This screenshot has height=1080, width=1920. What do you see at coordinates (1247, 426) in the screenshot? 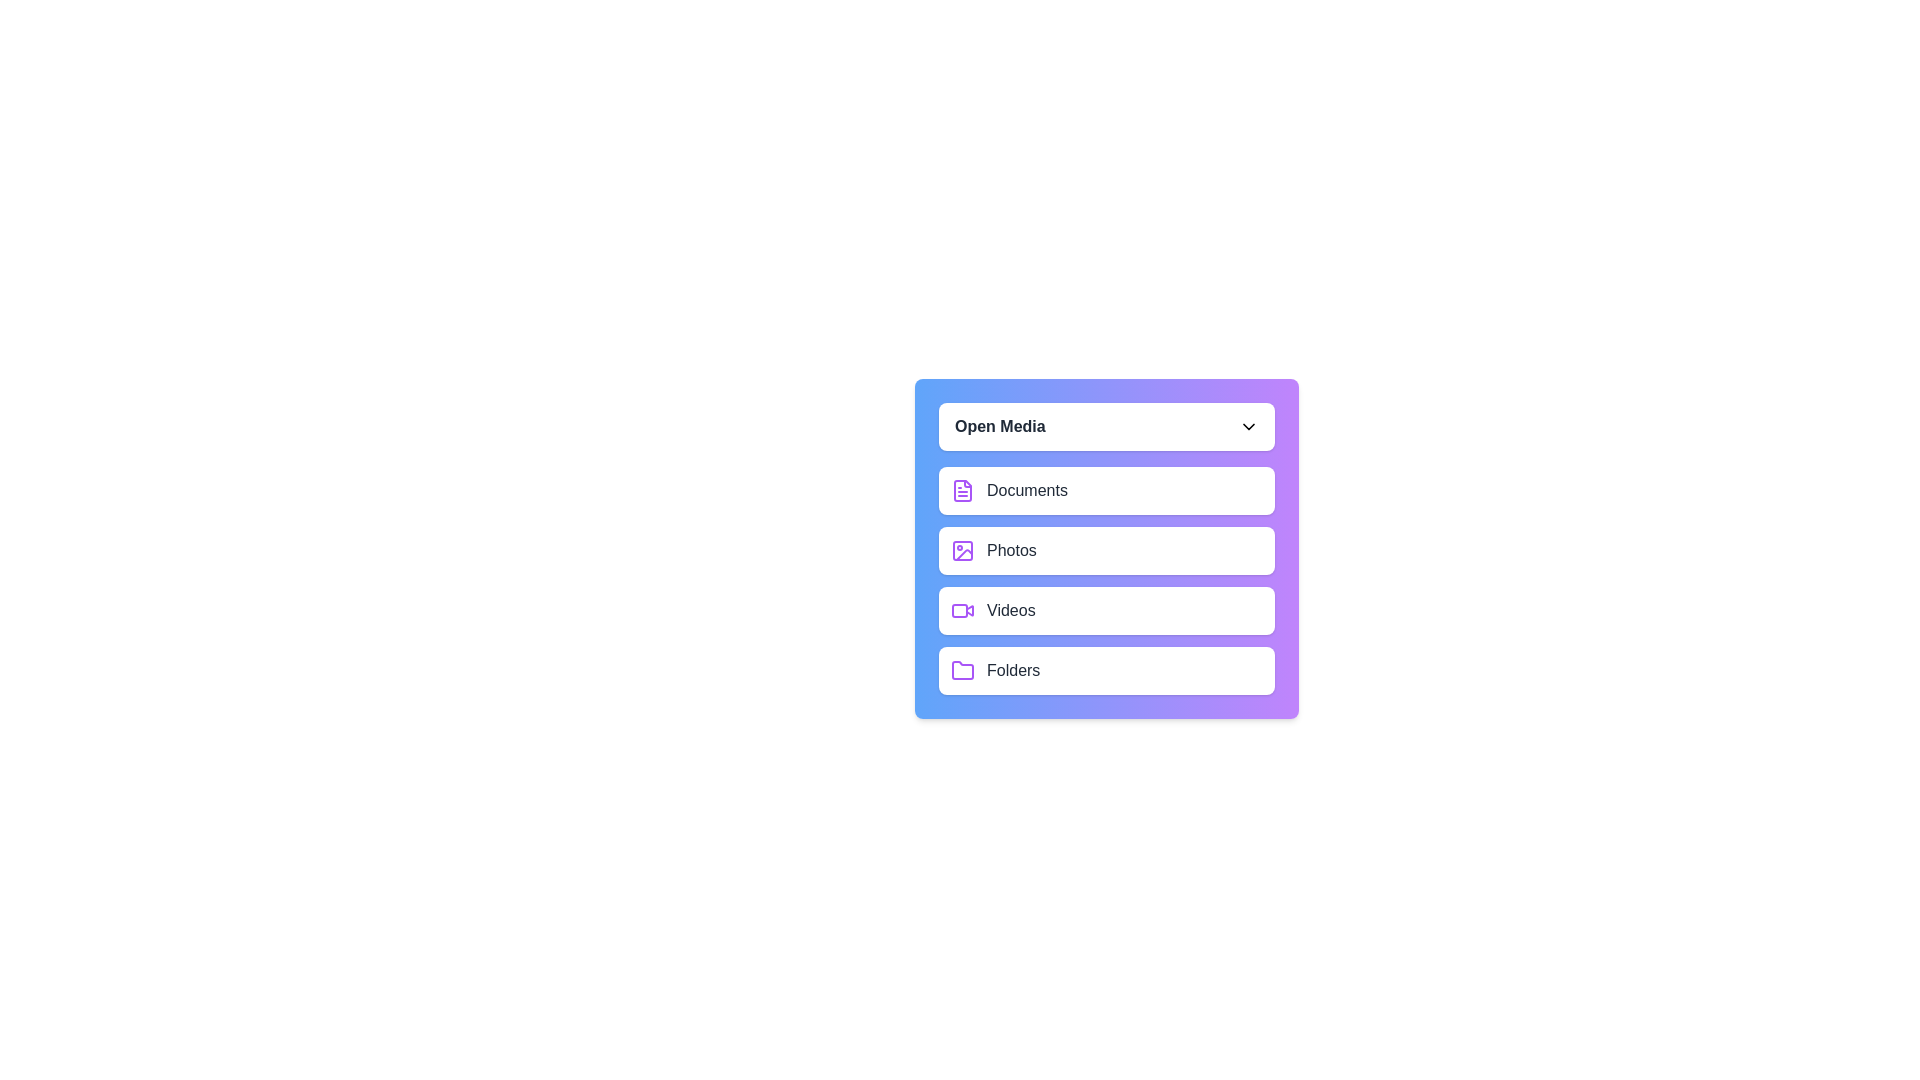
I see `the chevron icon on the right side of the 'Open Media' text` at bounding box center [1247, 426].